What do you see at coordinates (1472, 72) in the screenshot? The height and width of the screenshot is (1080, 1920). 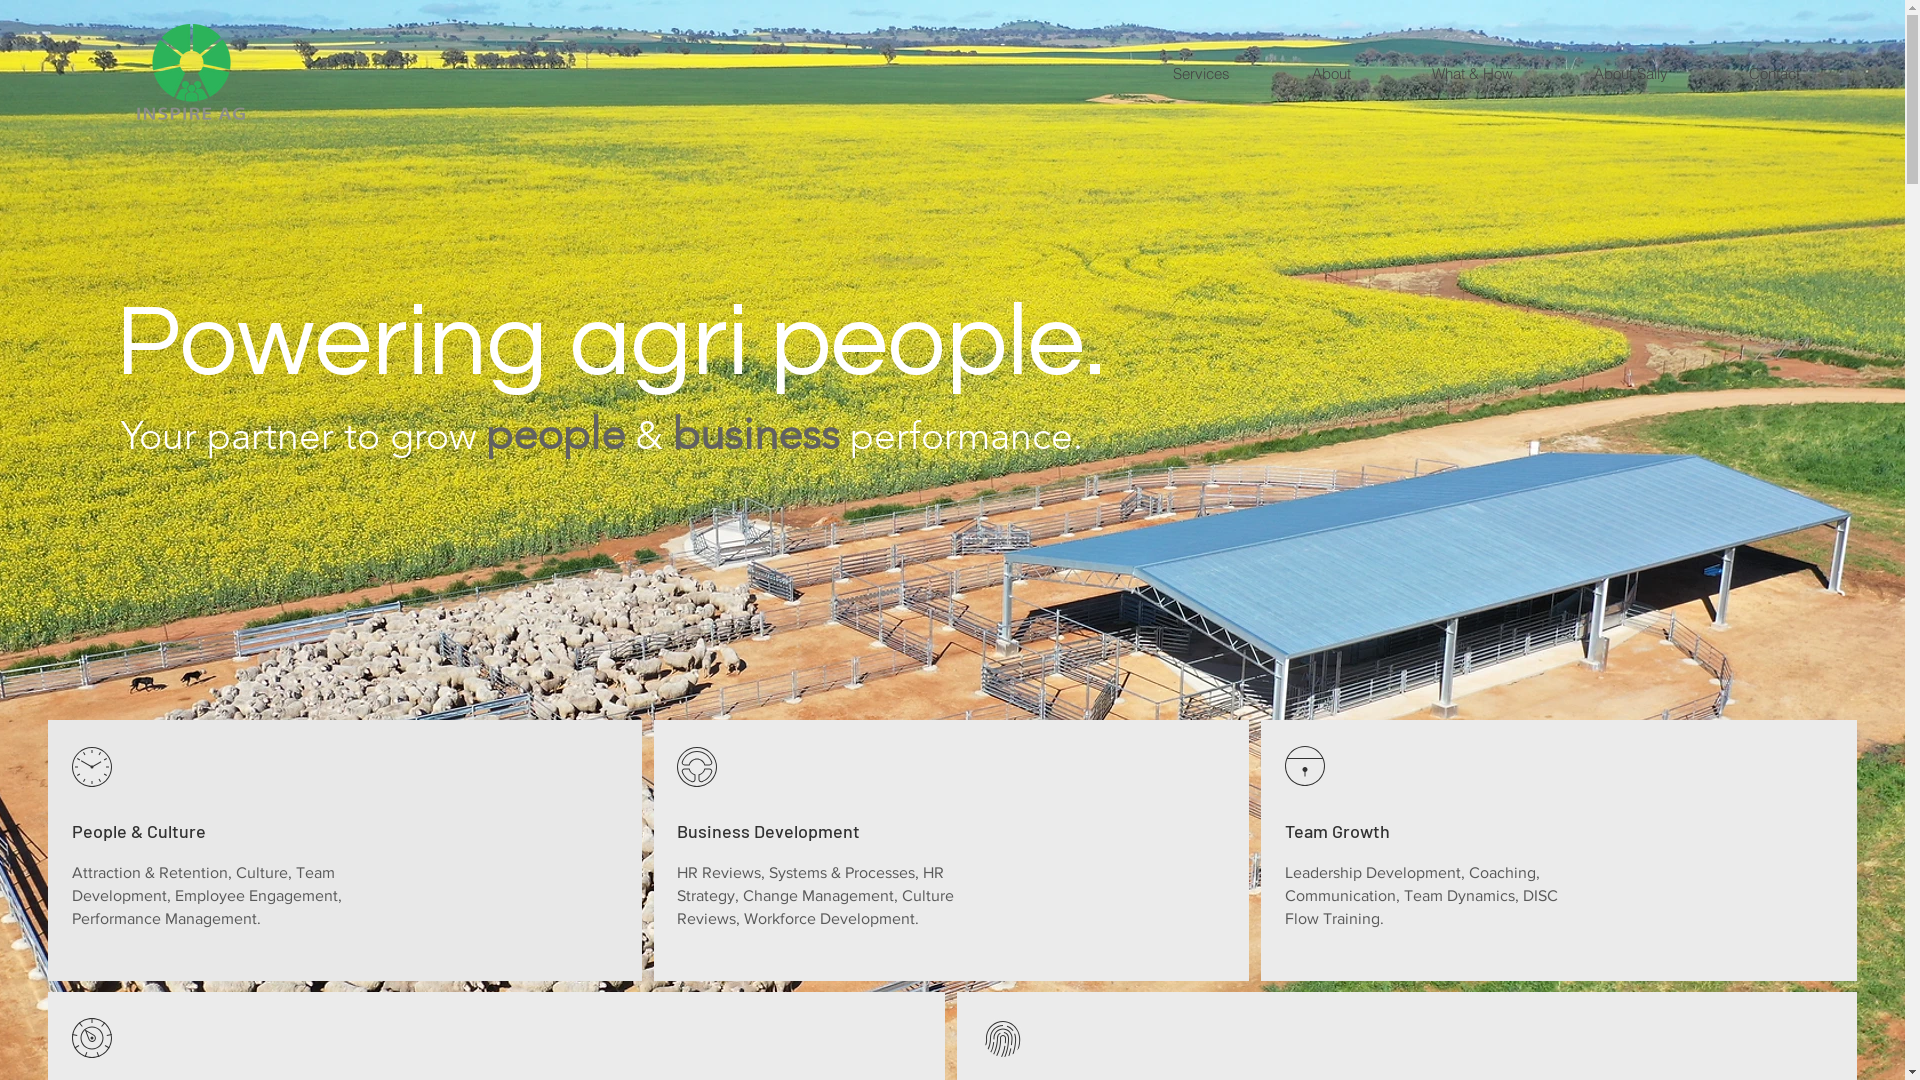 I see `'What & How'` at bounding box center [1472, 72].